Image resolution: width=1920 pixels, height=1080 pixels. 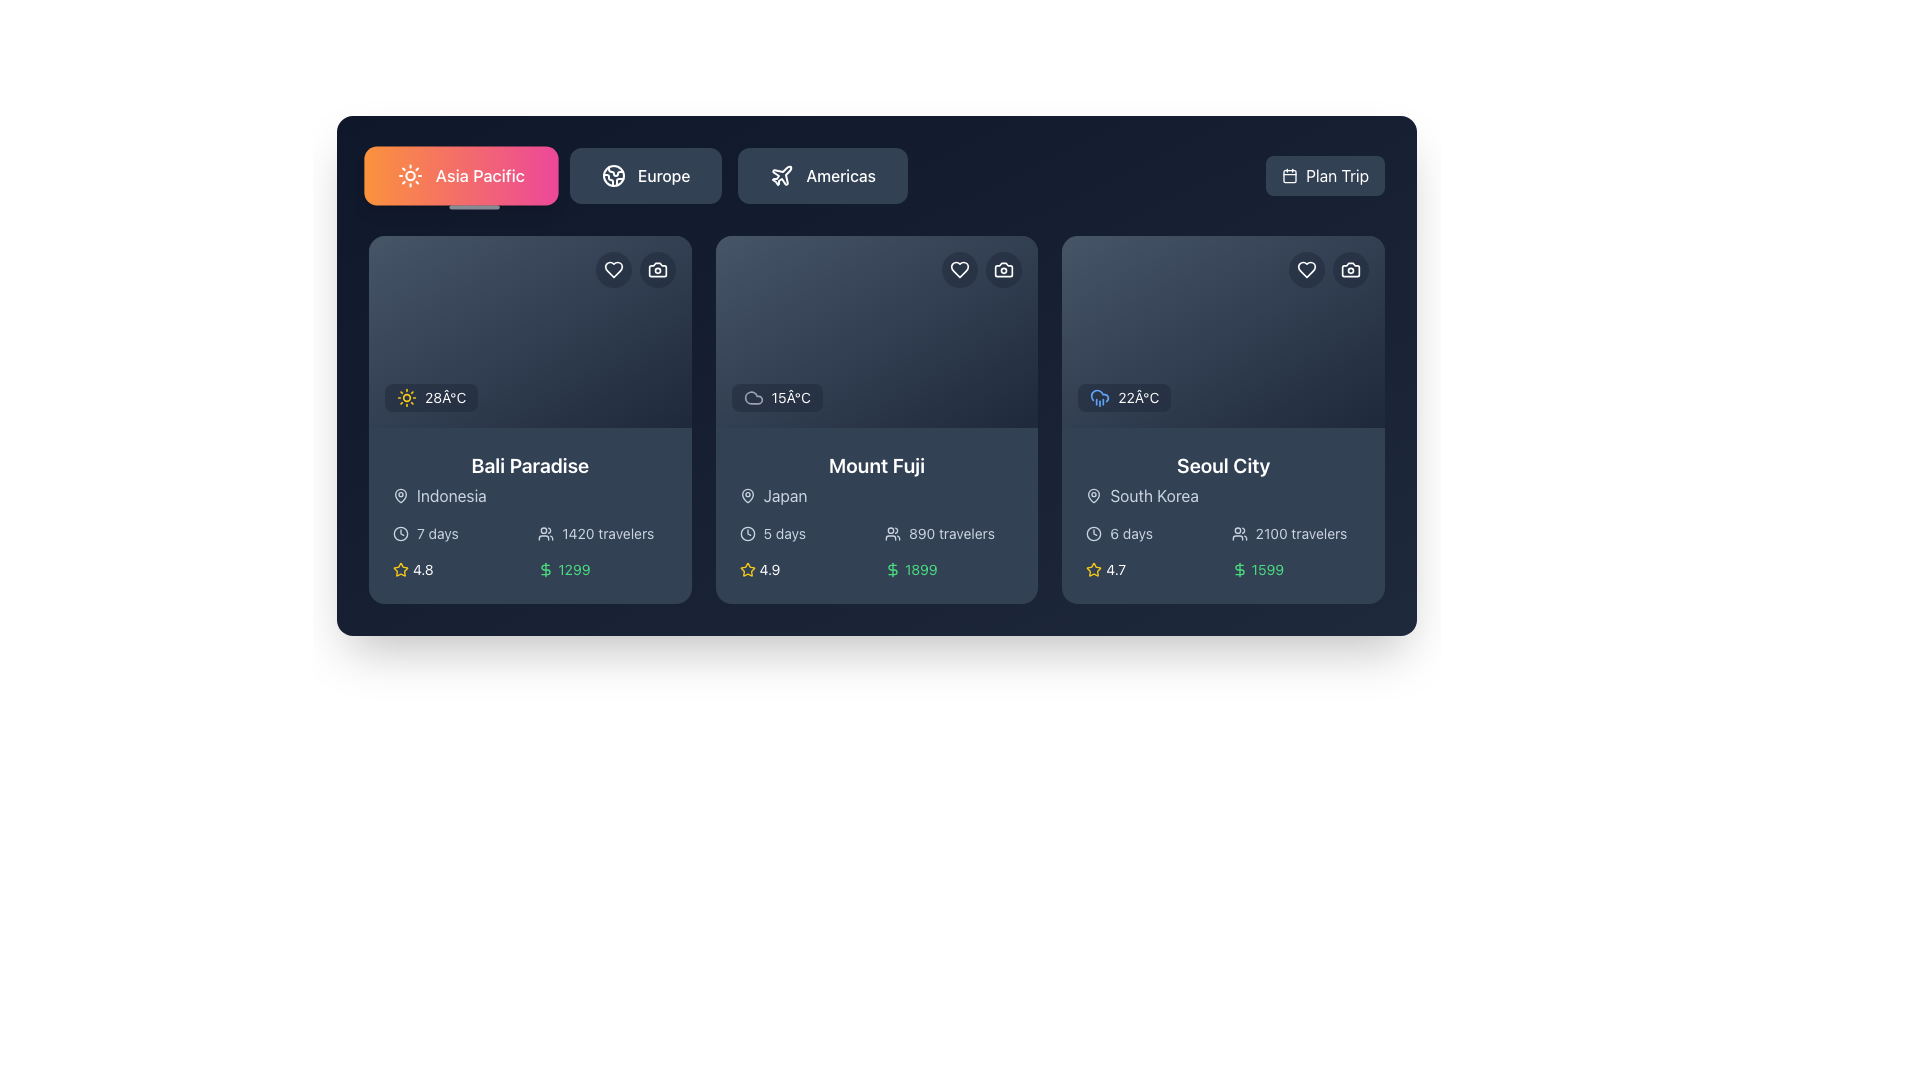 What do you see at coordinates (891, 532) in the screenshot?
I see `the user/traveler icon located to the left of the '890 travelers' text within the 'Mount Fuji' card element in the central card of a three-card layout` at bounding box center [891, 532].